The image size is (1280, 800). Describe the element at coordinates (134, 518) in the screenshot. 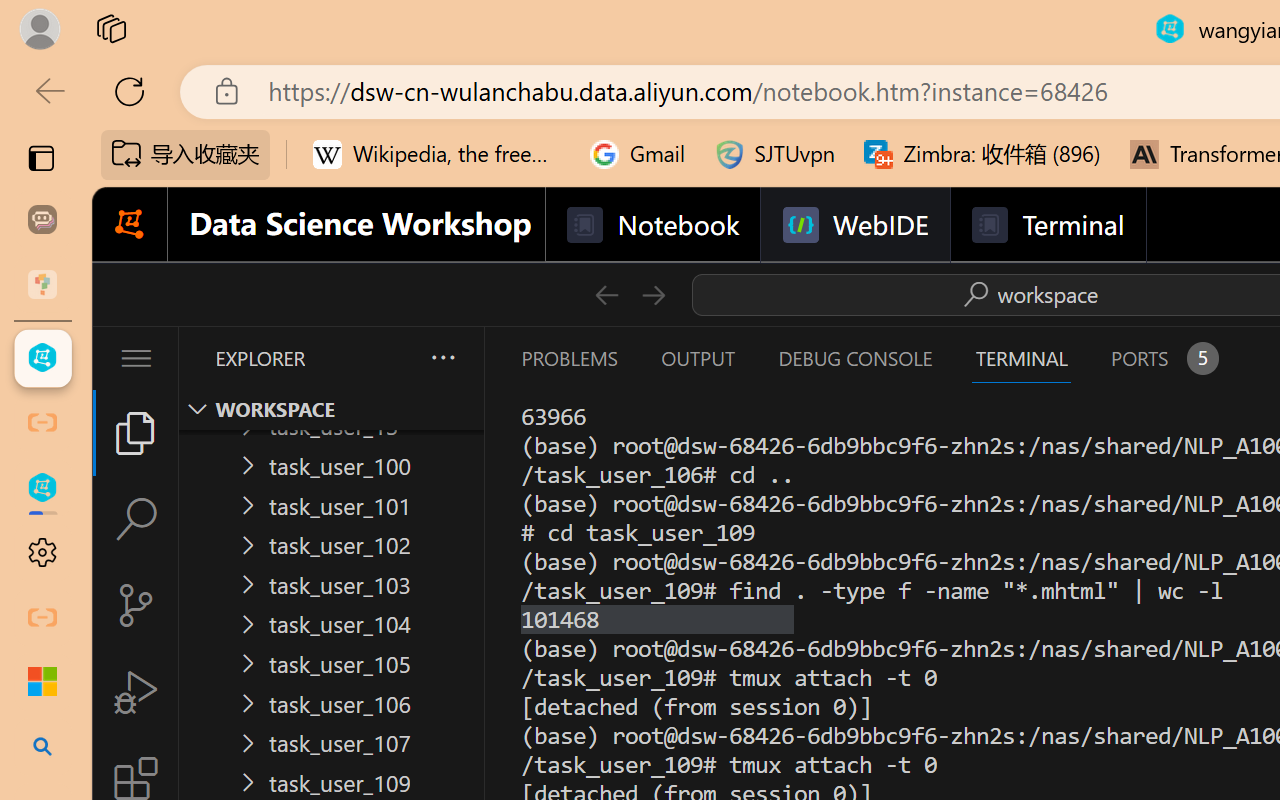

I see `'Search (Ctrl+Shift+F)'` at that location.